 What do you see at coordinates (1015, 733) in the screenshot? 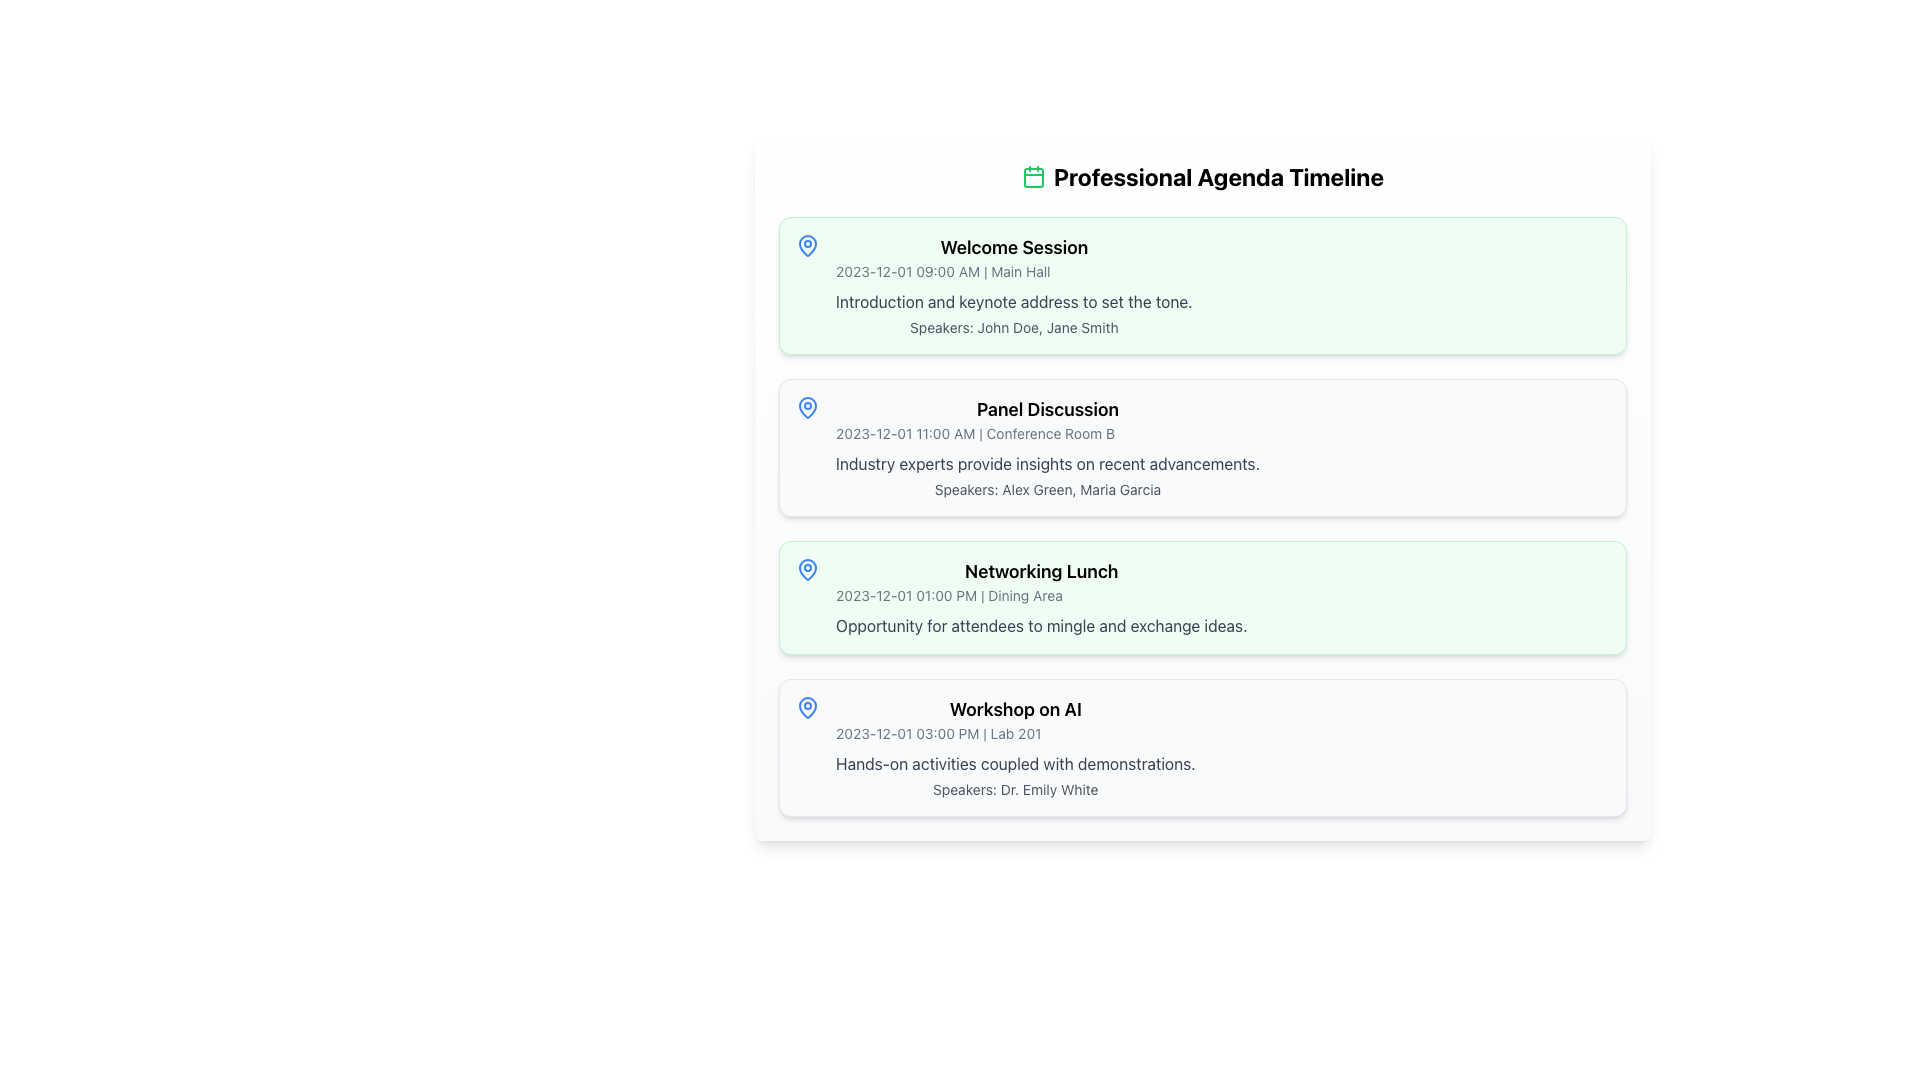
I see `the Text Label displaying '2023-12-01 03:00 PM | Lab 201', which is located beneath the 'Workshop on AI' title in the fourth card of the event list` at bounding box center [1015, 733].